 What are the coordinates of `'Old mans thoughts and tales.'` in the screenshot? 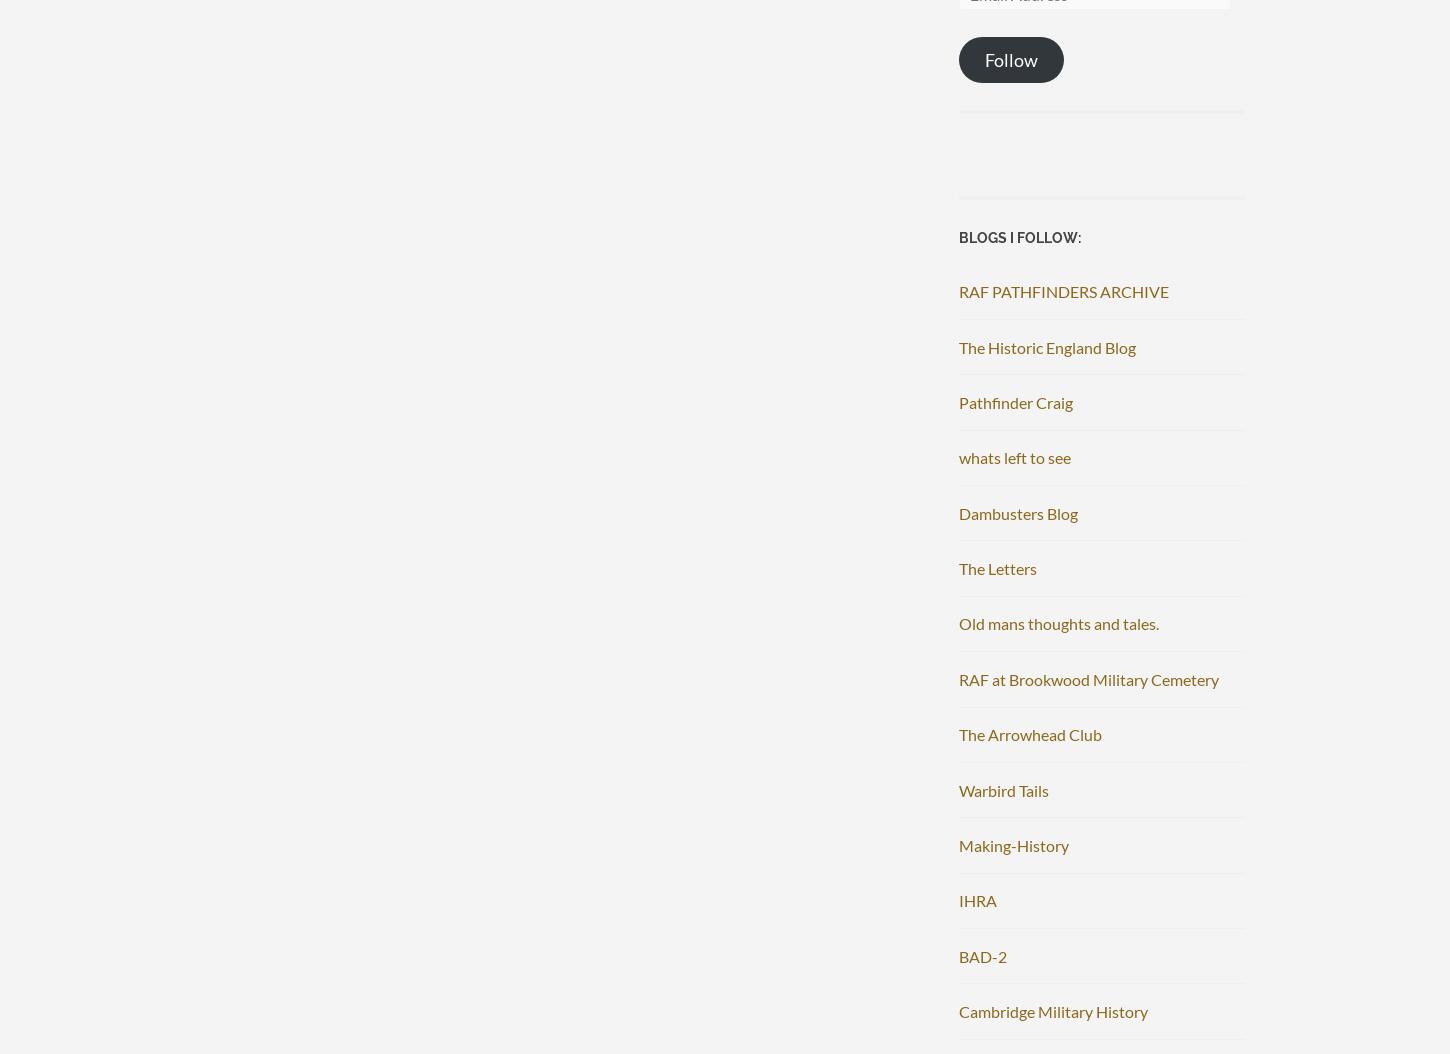 It's located at (958, 622).